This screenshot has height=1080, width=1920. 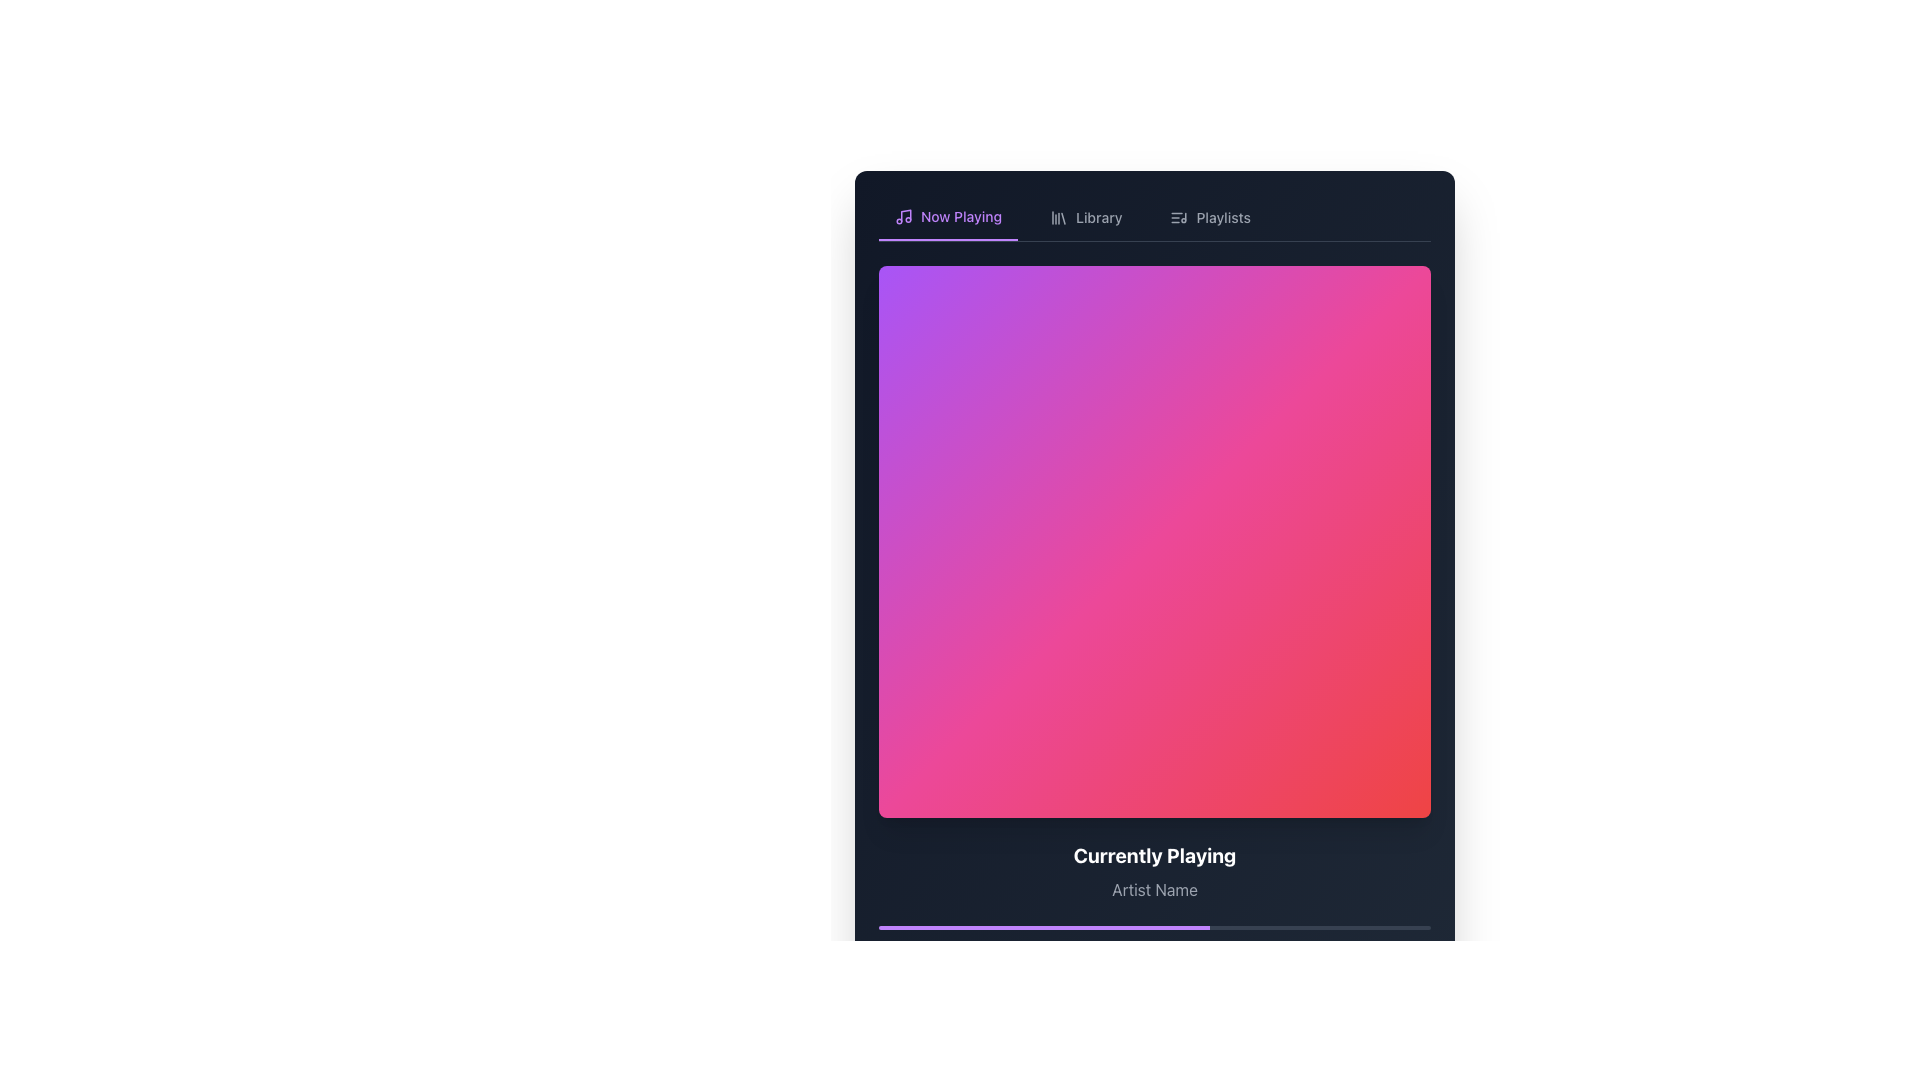 What do you see at coordinates (1155, 218) in the screenshot?
I see `the 'Playlists' section of the navigation bar` at bounding box center [1155, 218].